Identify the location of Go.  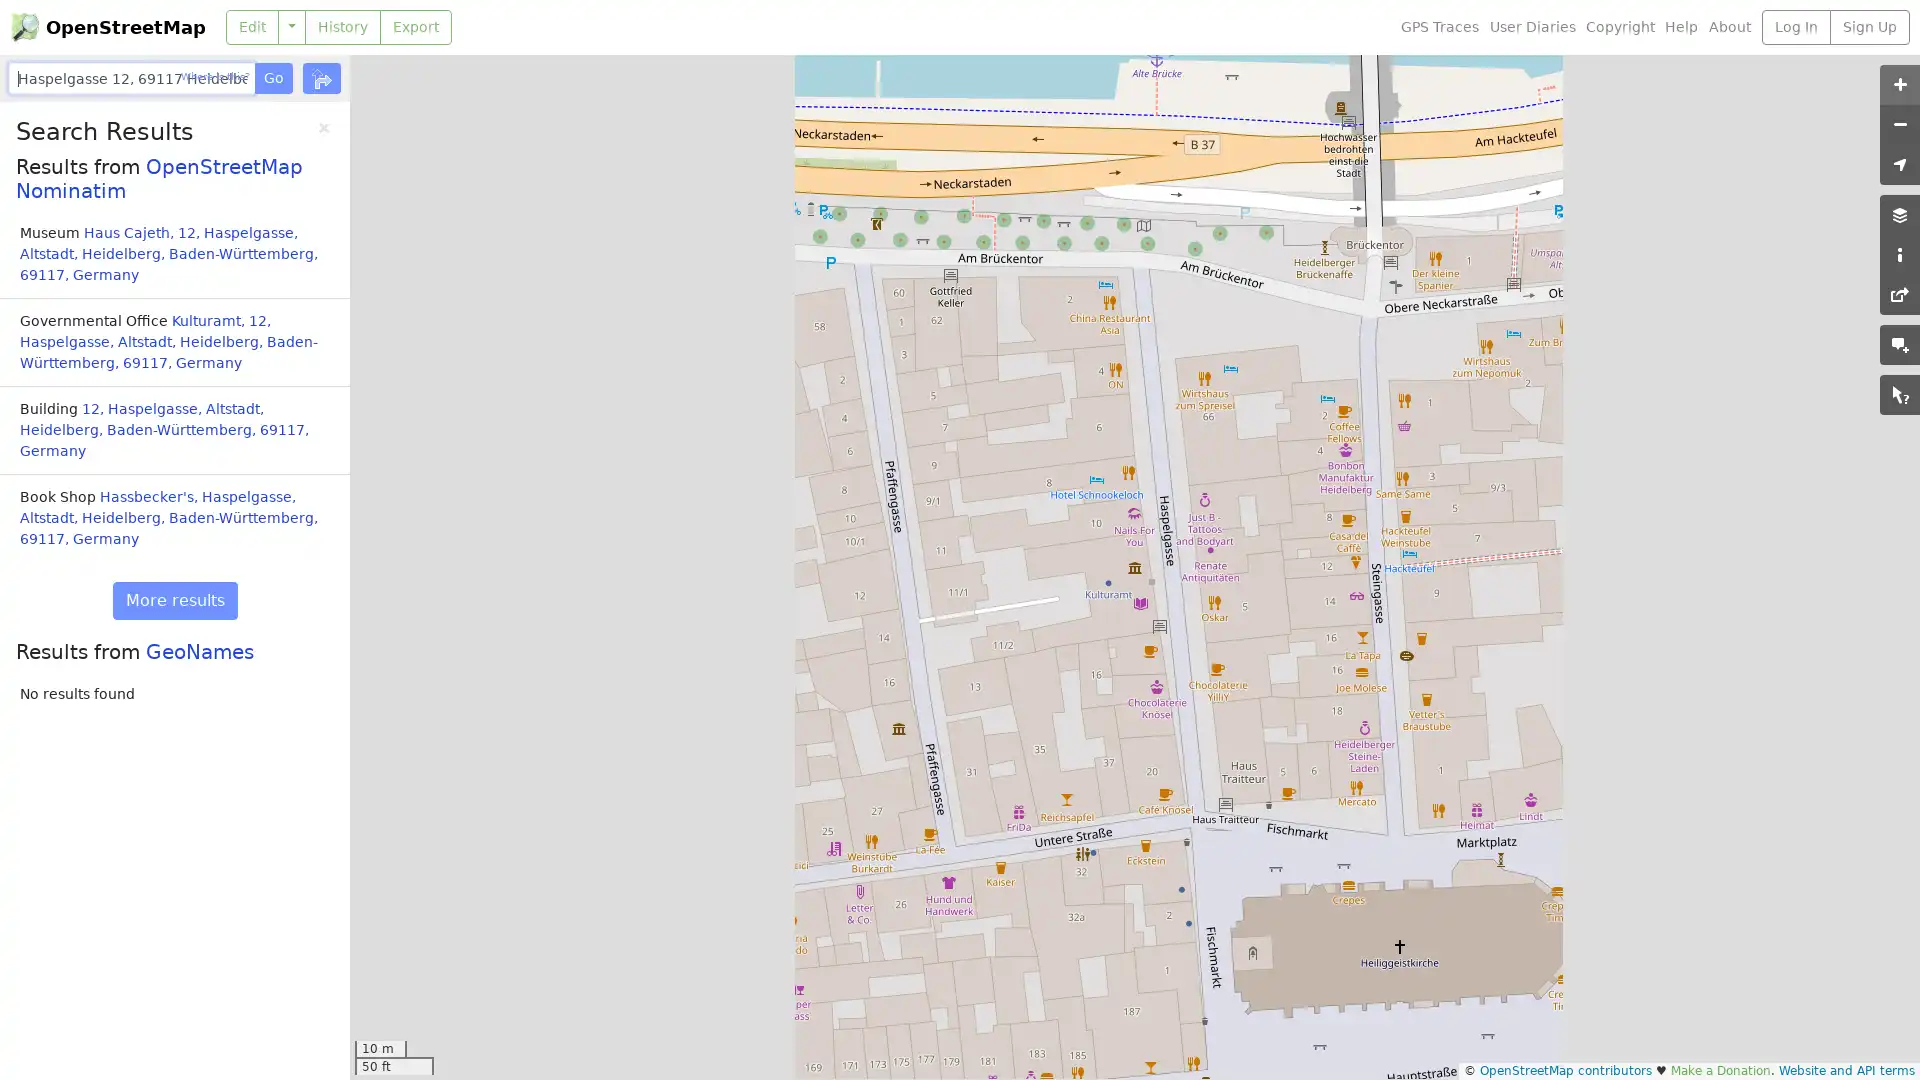
(272, 77).